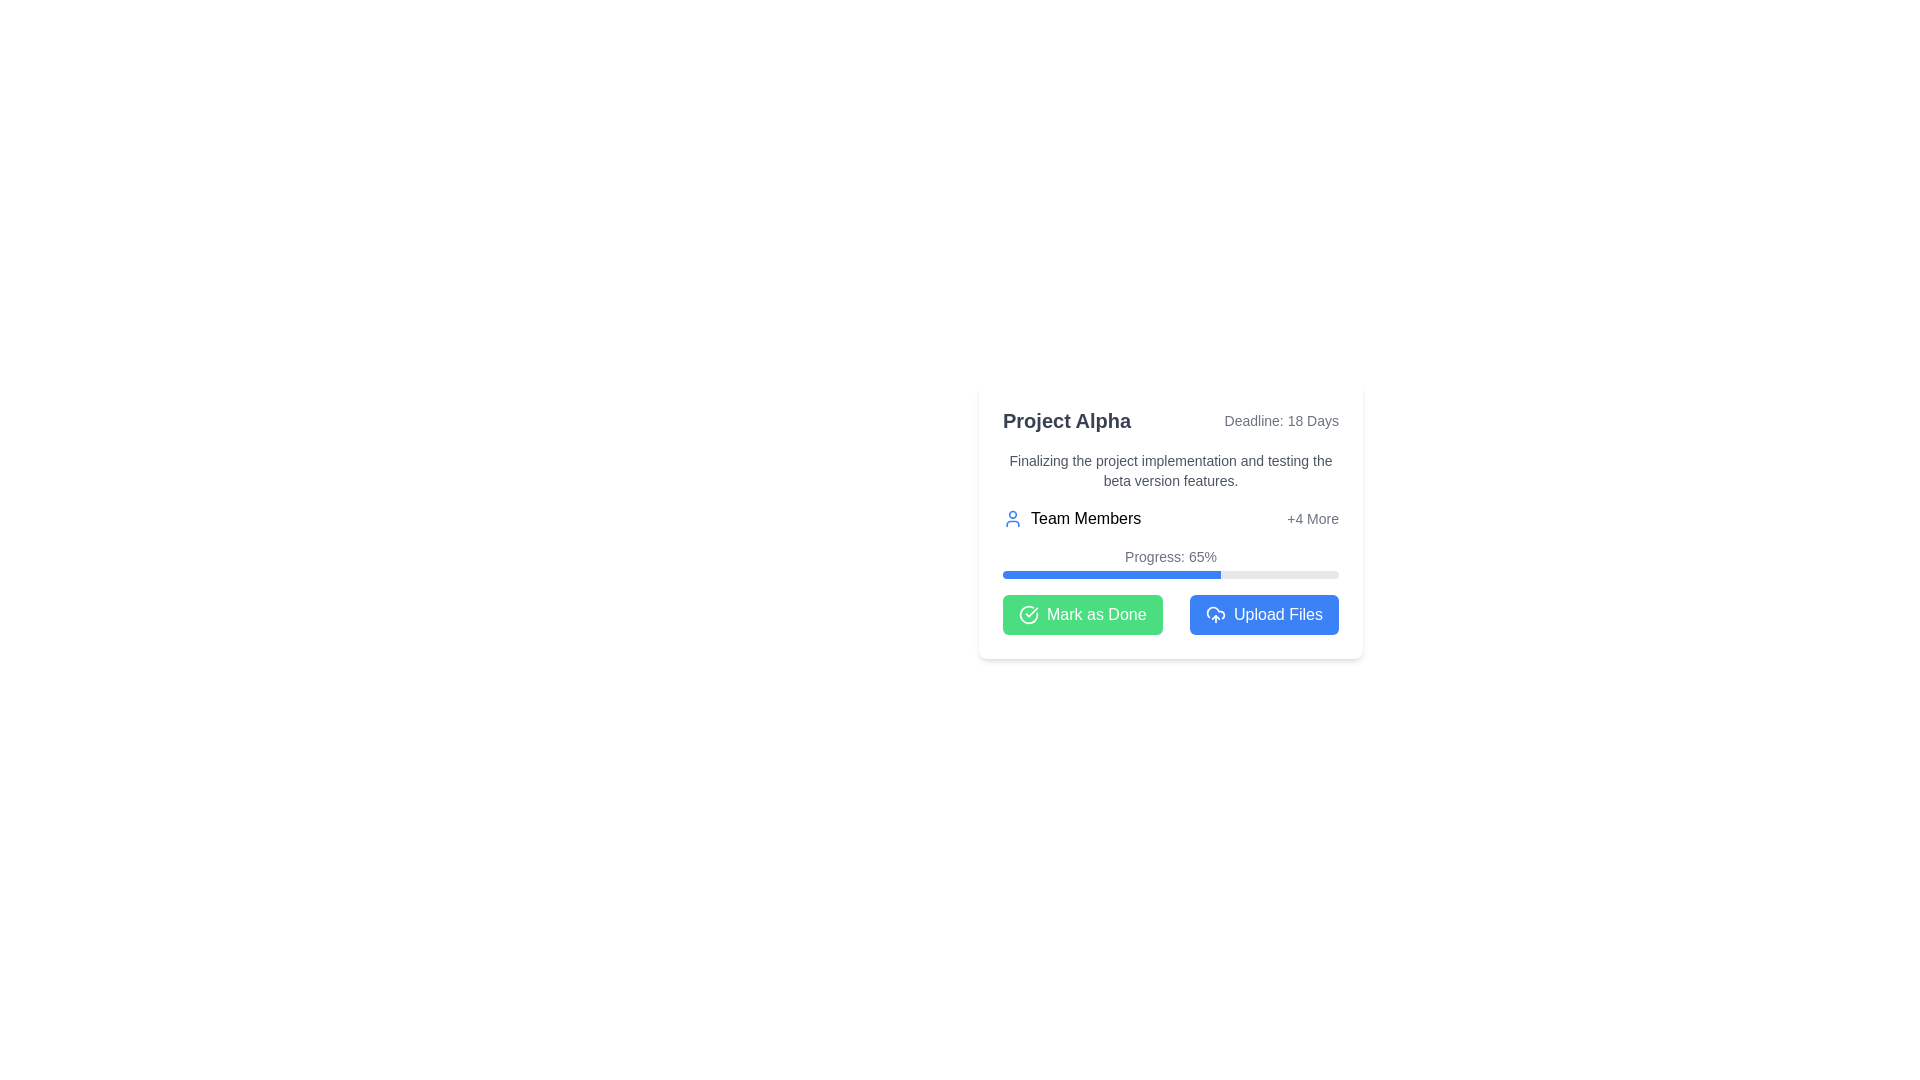  I want to click on the button below the 'Progress: 65%' text and to the left of the blue button labeled 'Upload Files' to mark the task as completed, so click(1081, 613).